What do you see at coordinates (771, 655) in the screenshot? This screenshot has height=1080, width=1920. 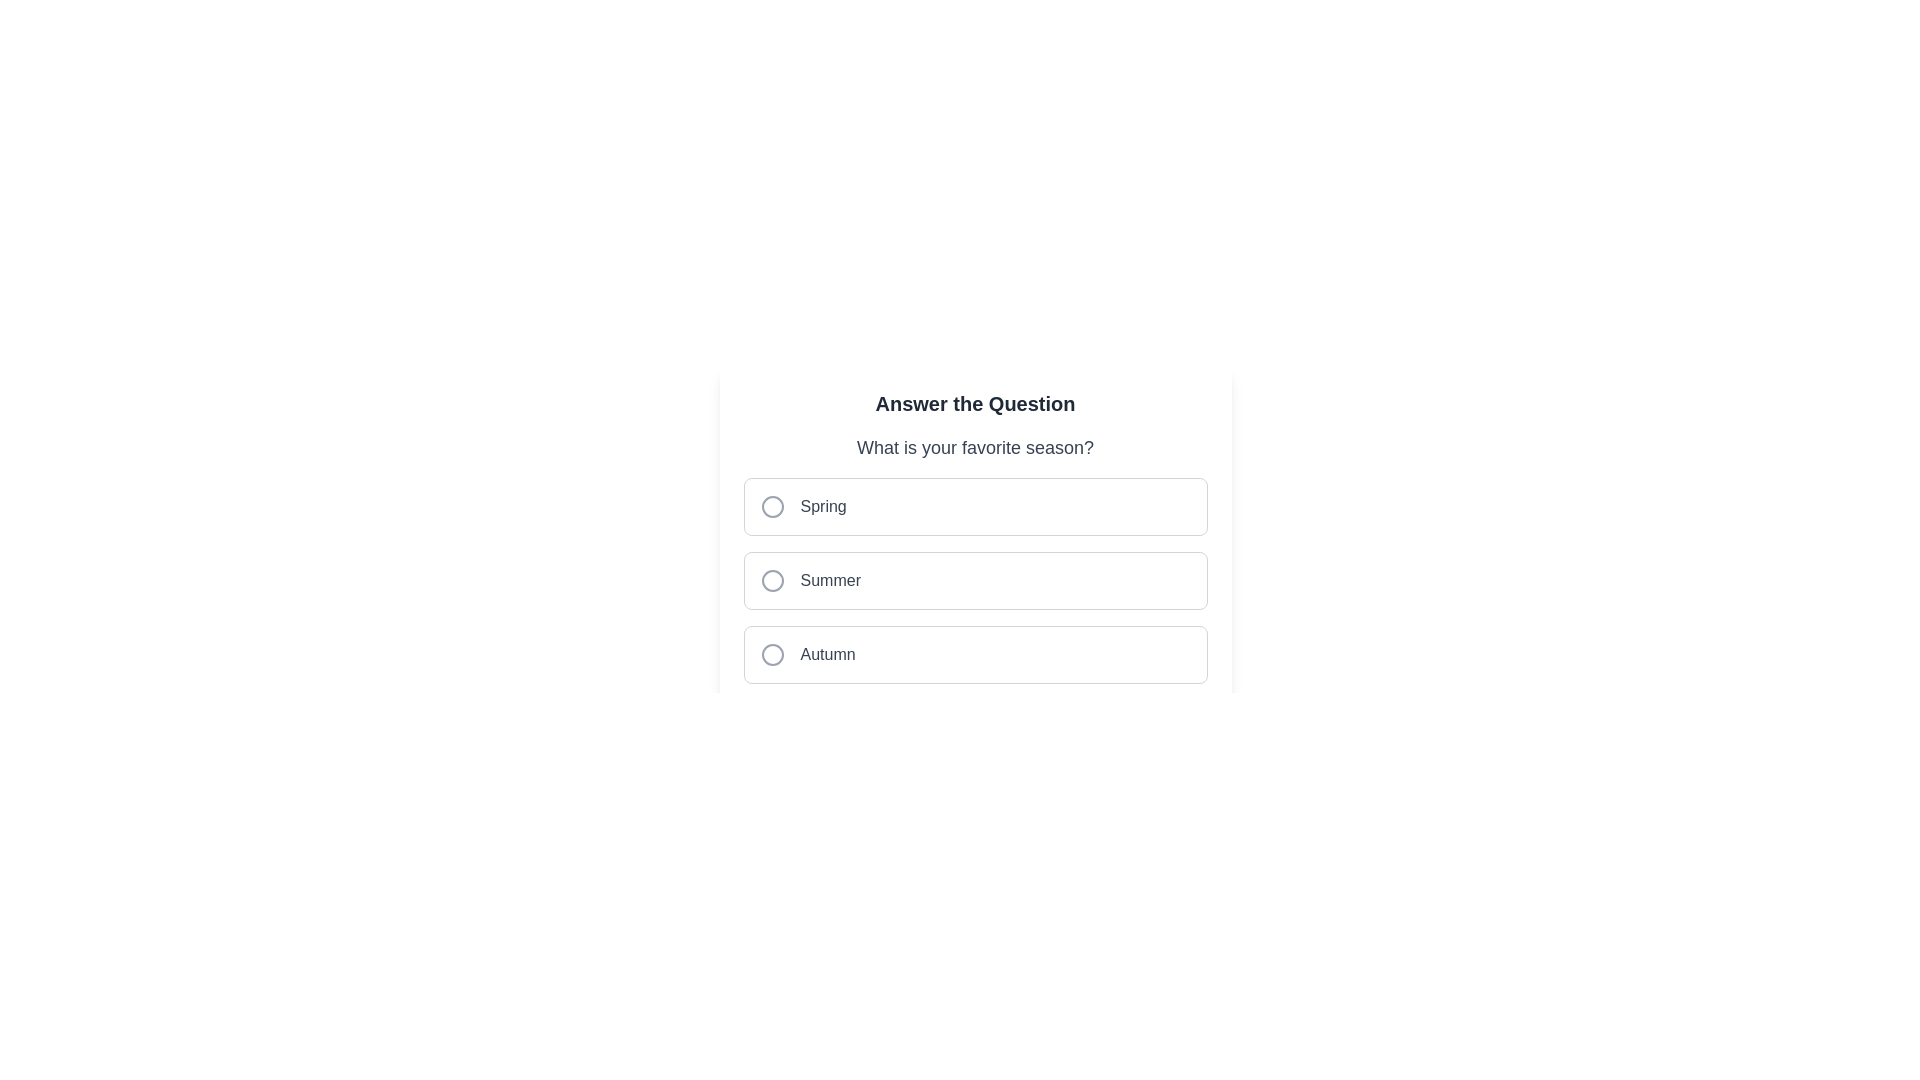 I see `the radio button indicator for the 'Autumn' option` at bounding box center [771, 655].